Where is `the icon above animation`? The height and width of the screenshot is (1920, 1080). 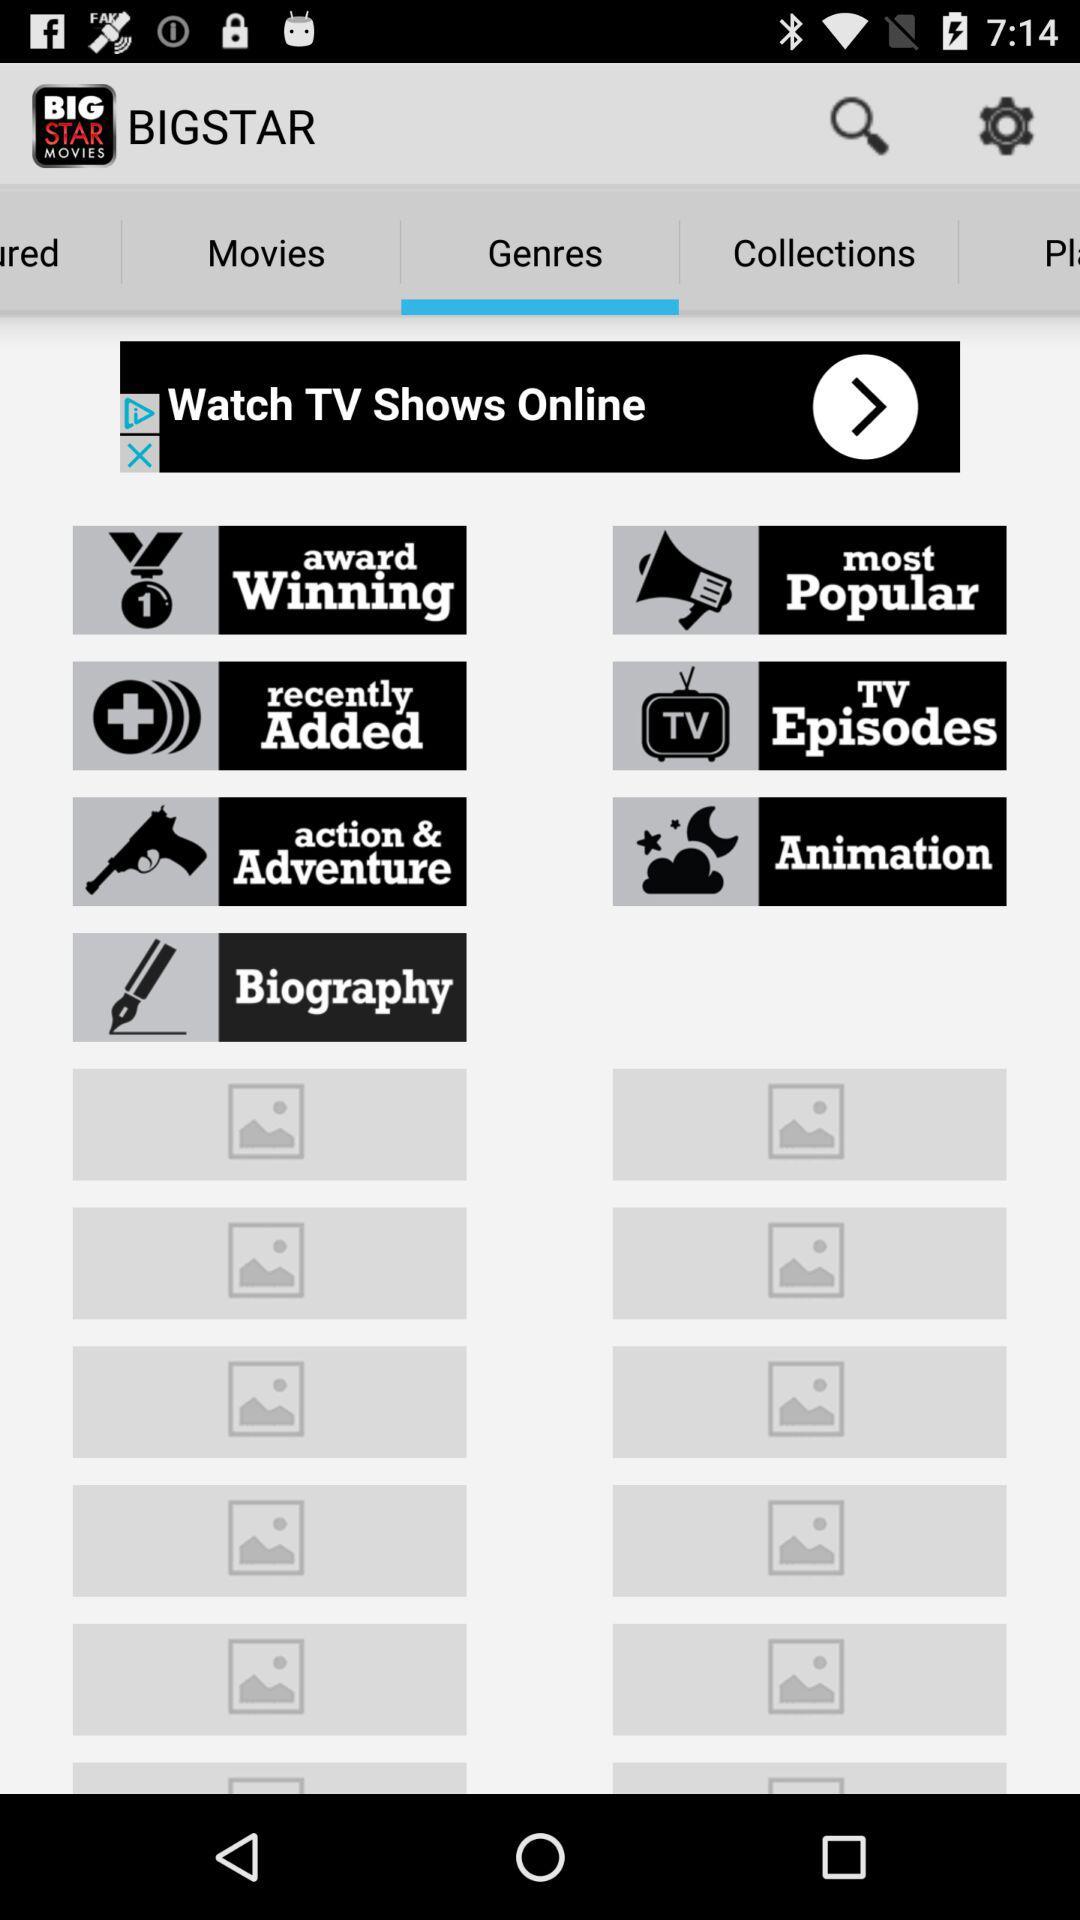
the icon above animation is located at coordinates (810, 715).